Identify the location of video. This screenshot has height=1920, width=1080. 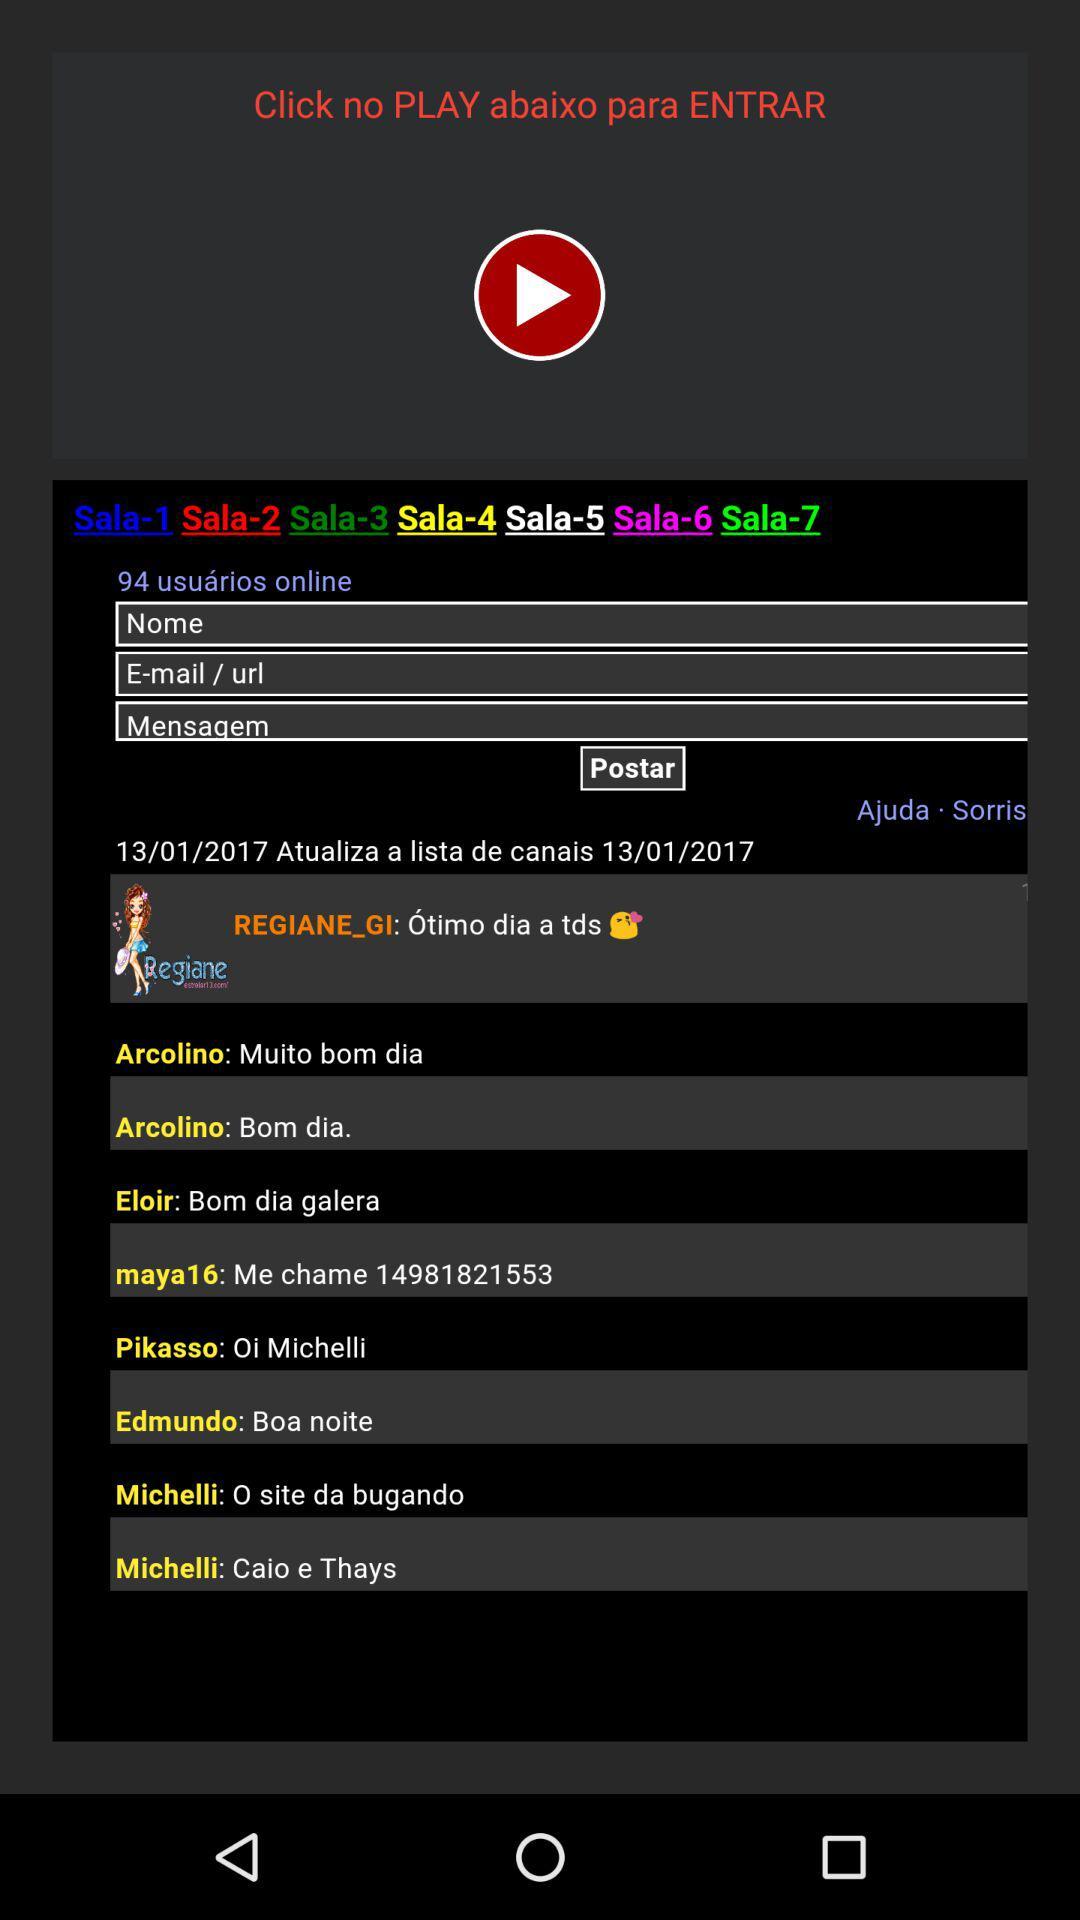
(538, 294).